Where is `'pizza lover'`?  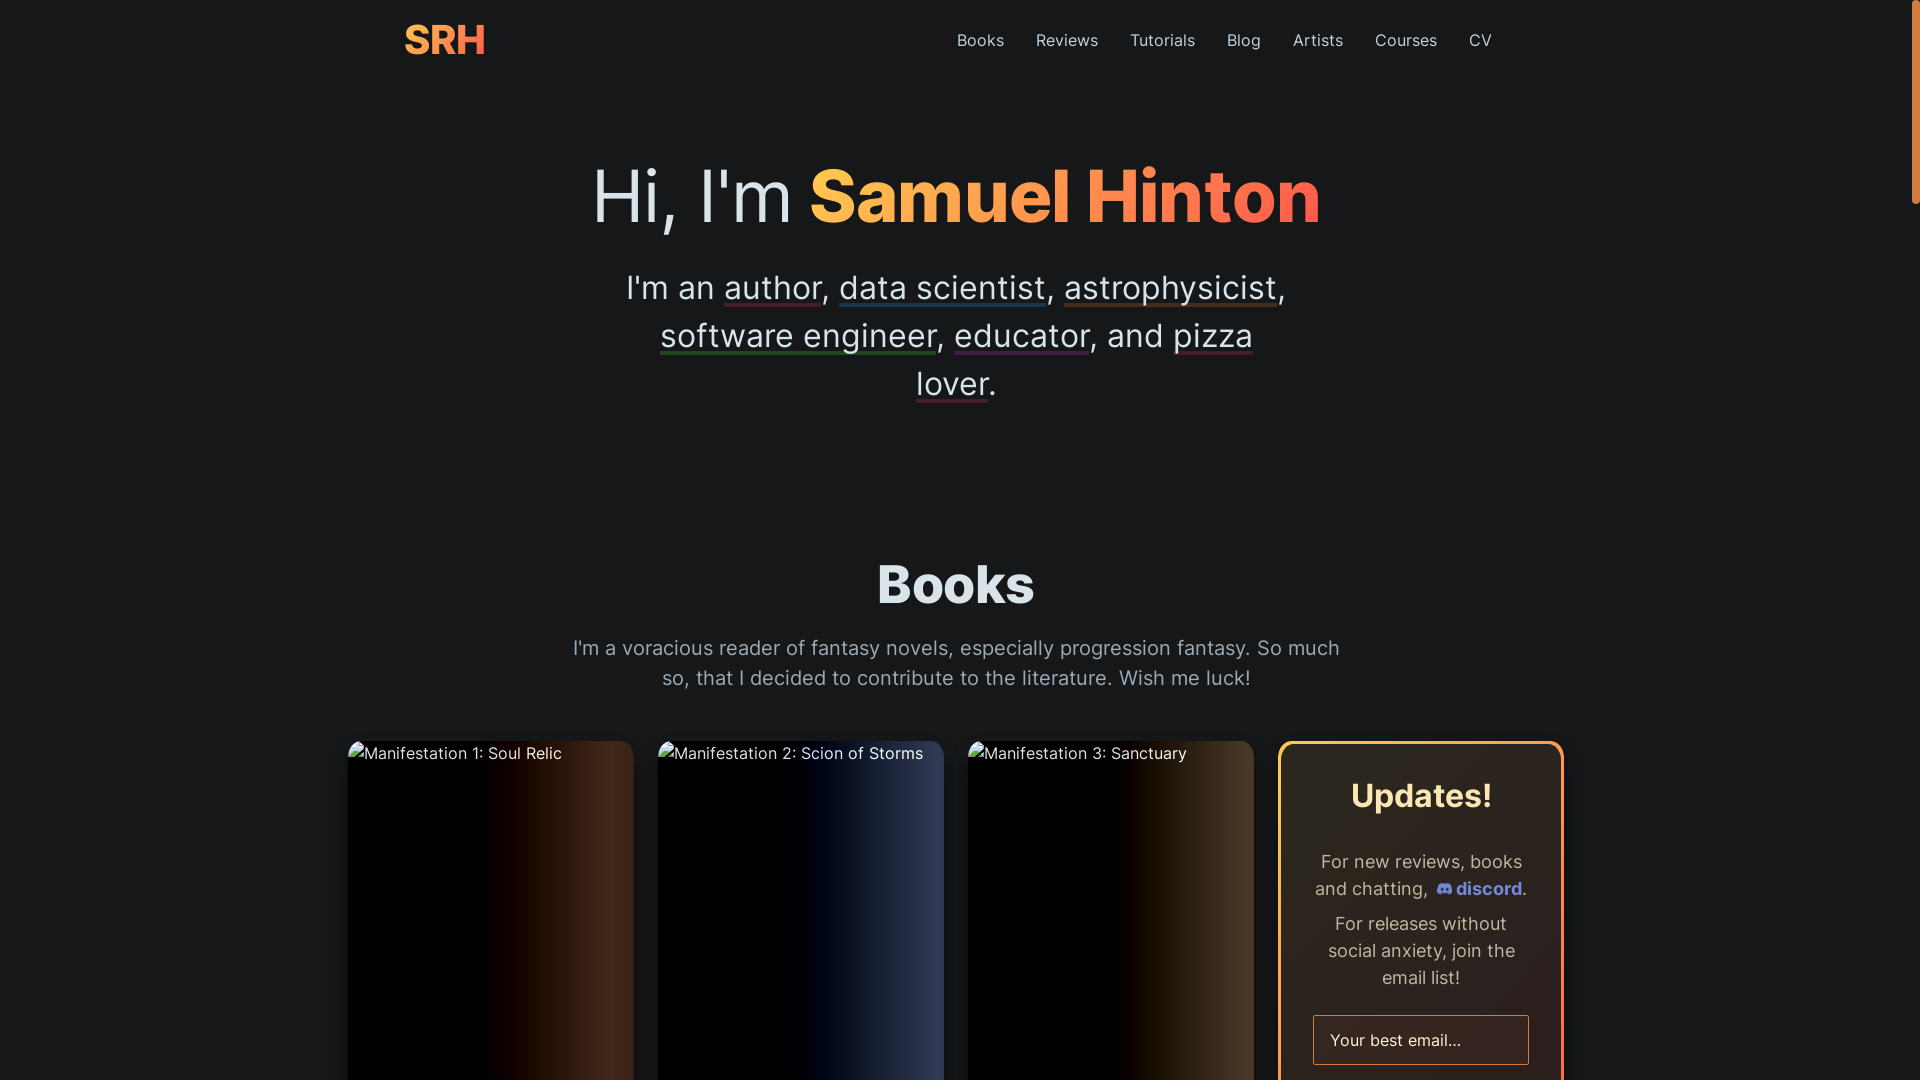 'pizza lover' is located at coordinates (1083, 358).